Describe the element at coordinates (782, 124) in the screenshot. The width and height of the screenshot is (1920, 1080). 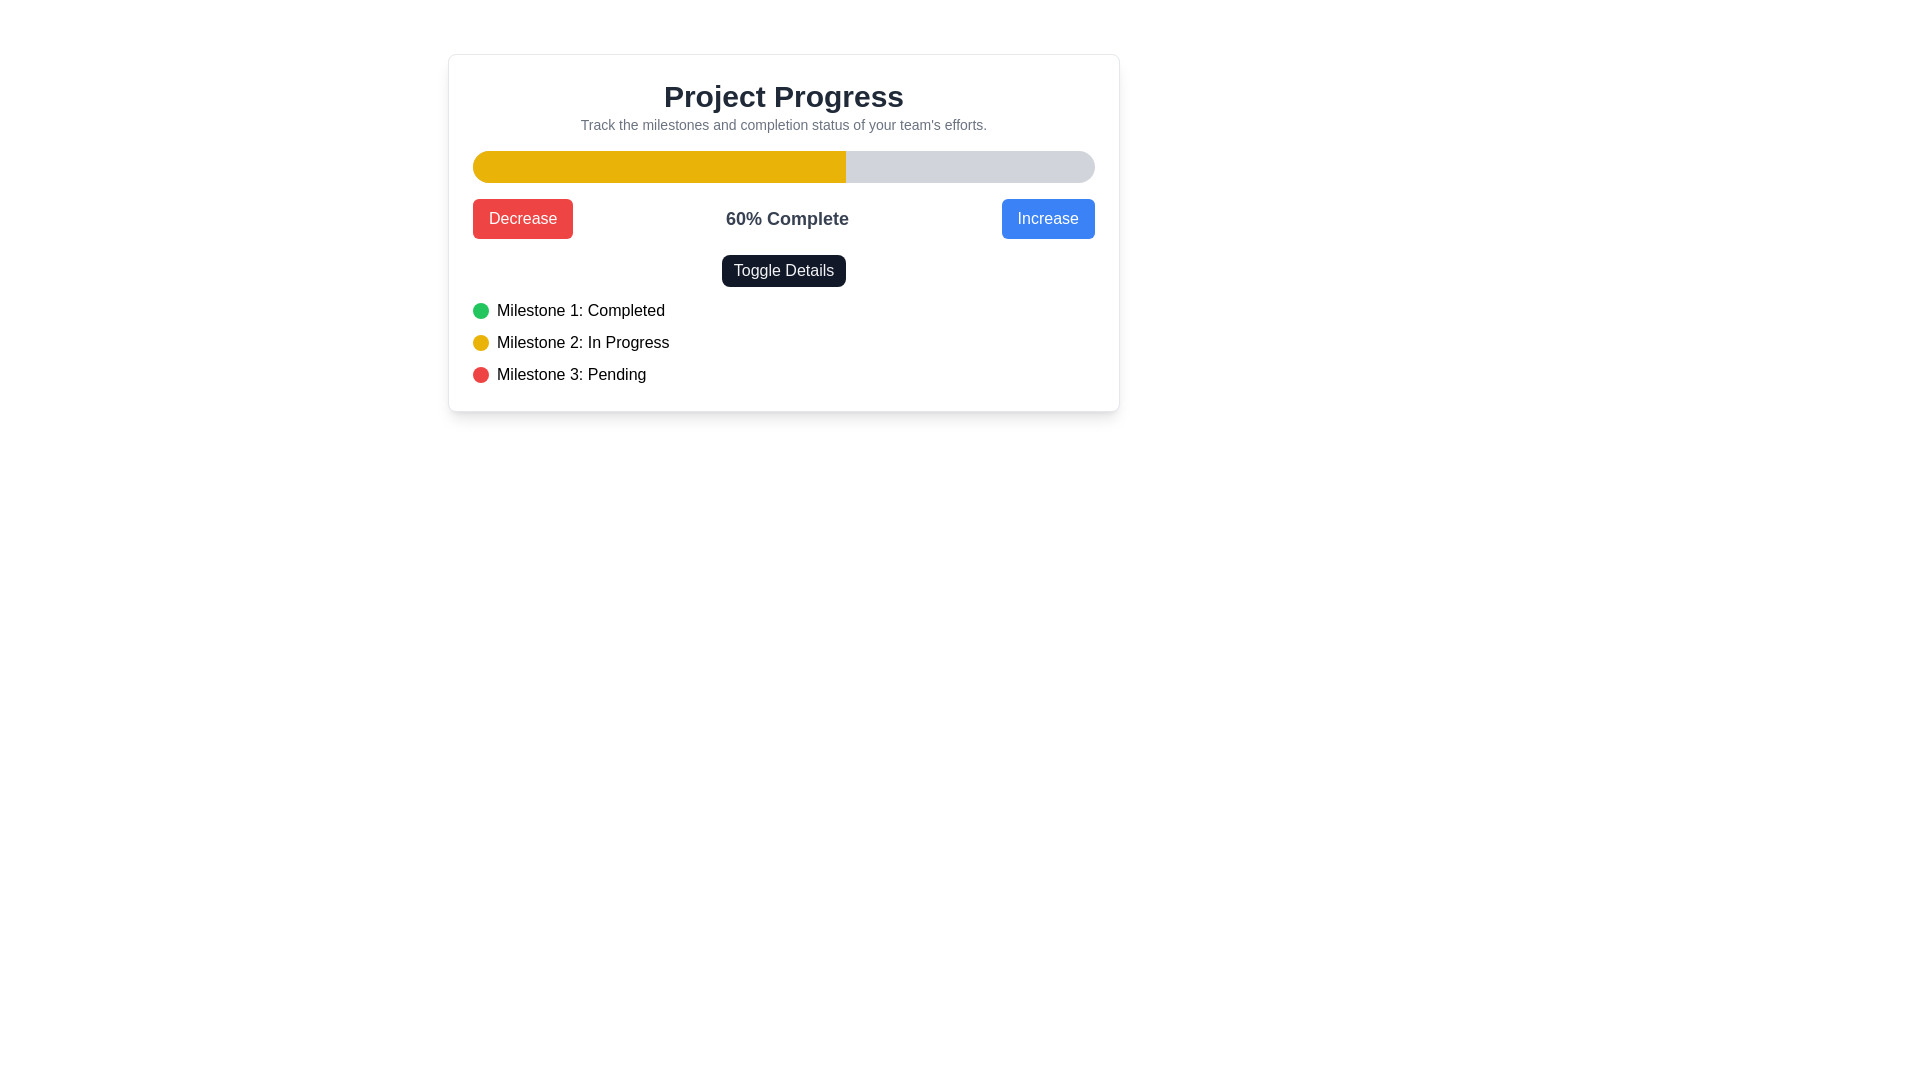
I see `the small-sized, gray-colored static text that reads, 'Track the milestones and completion status of your team's efforts.', located beneath the 'Project Progress' header and centrally aligned` at that location.